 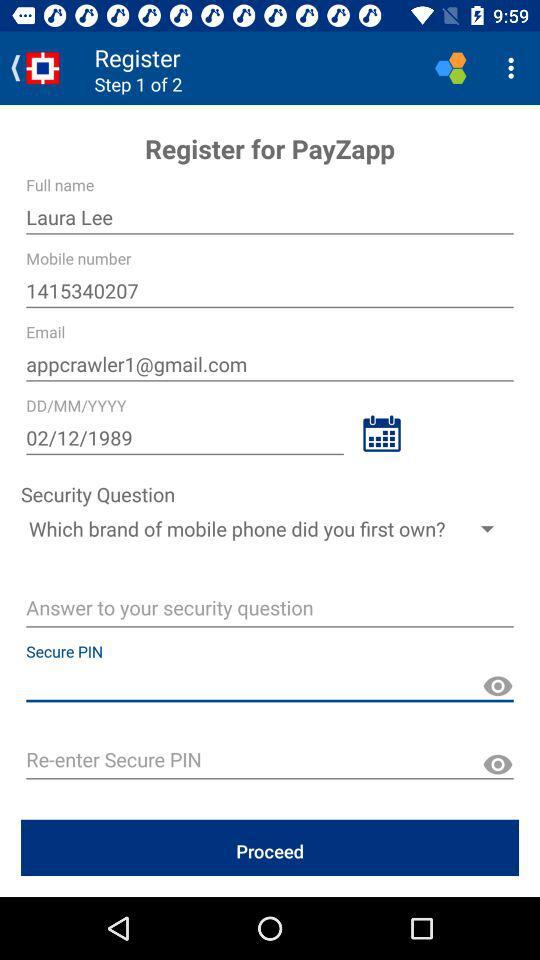 What do you see at coordinates (496, 686) in the screenshot?
I see `the visibility icon` at bounding box center [496, 686].